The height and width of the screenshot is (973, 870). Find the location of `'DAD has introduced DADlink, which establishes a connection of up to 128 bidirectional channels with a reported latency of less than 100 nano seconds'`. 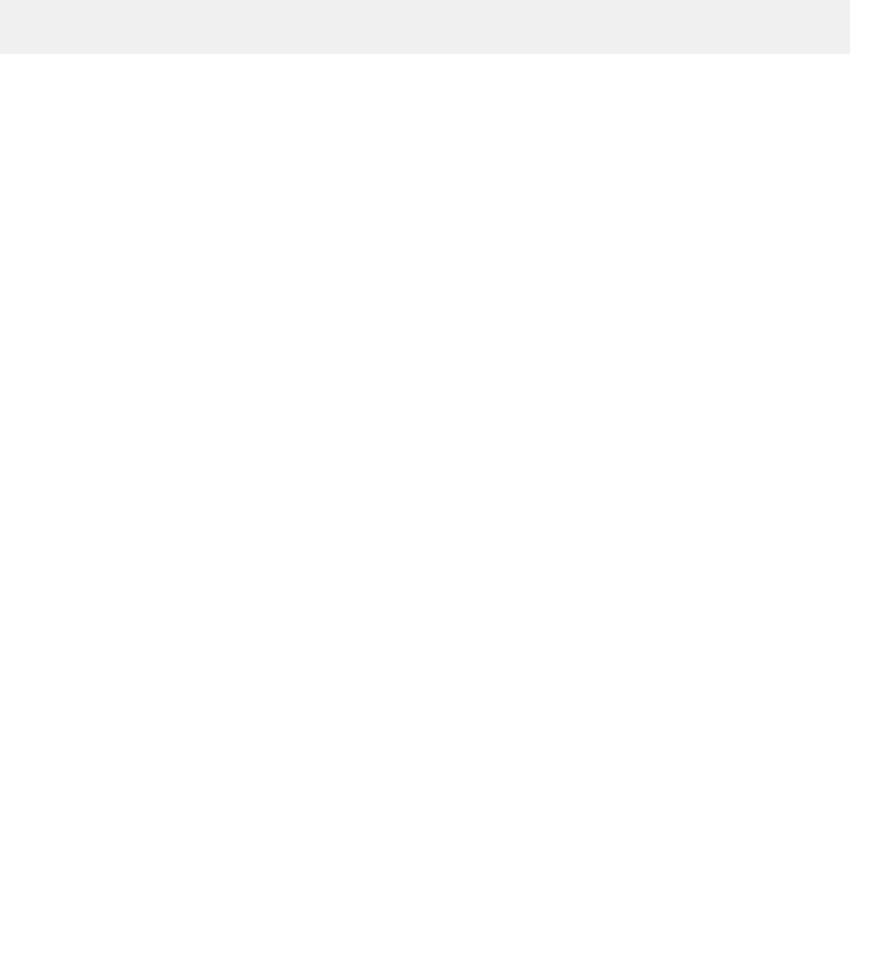

'DAD has introduced DADlink, which establishes a connection of up to 128 bidirectional channels with a reported latency of less than 100 nano seconds' is located at coordinates (378, 857).